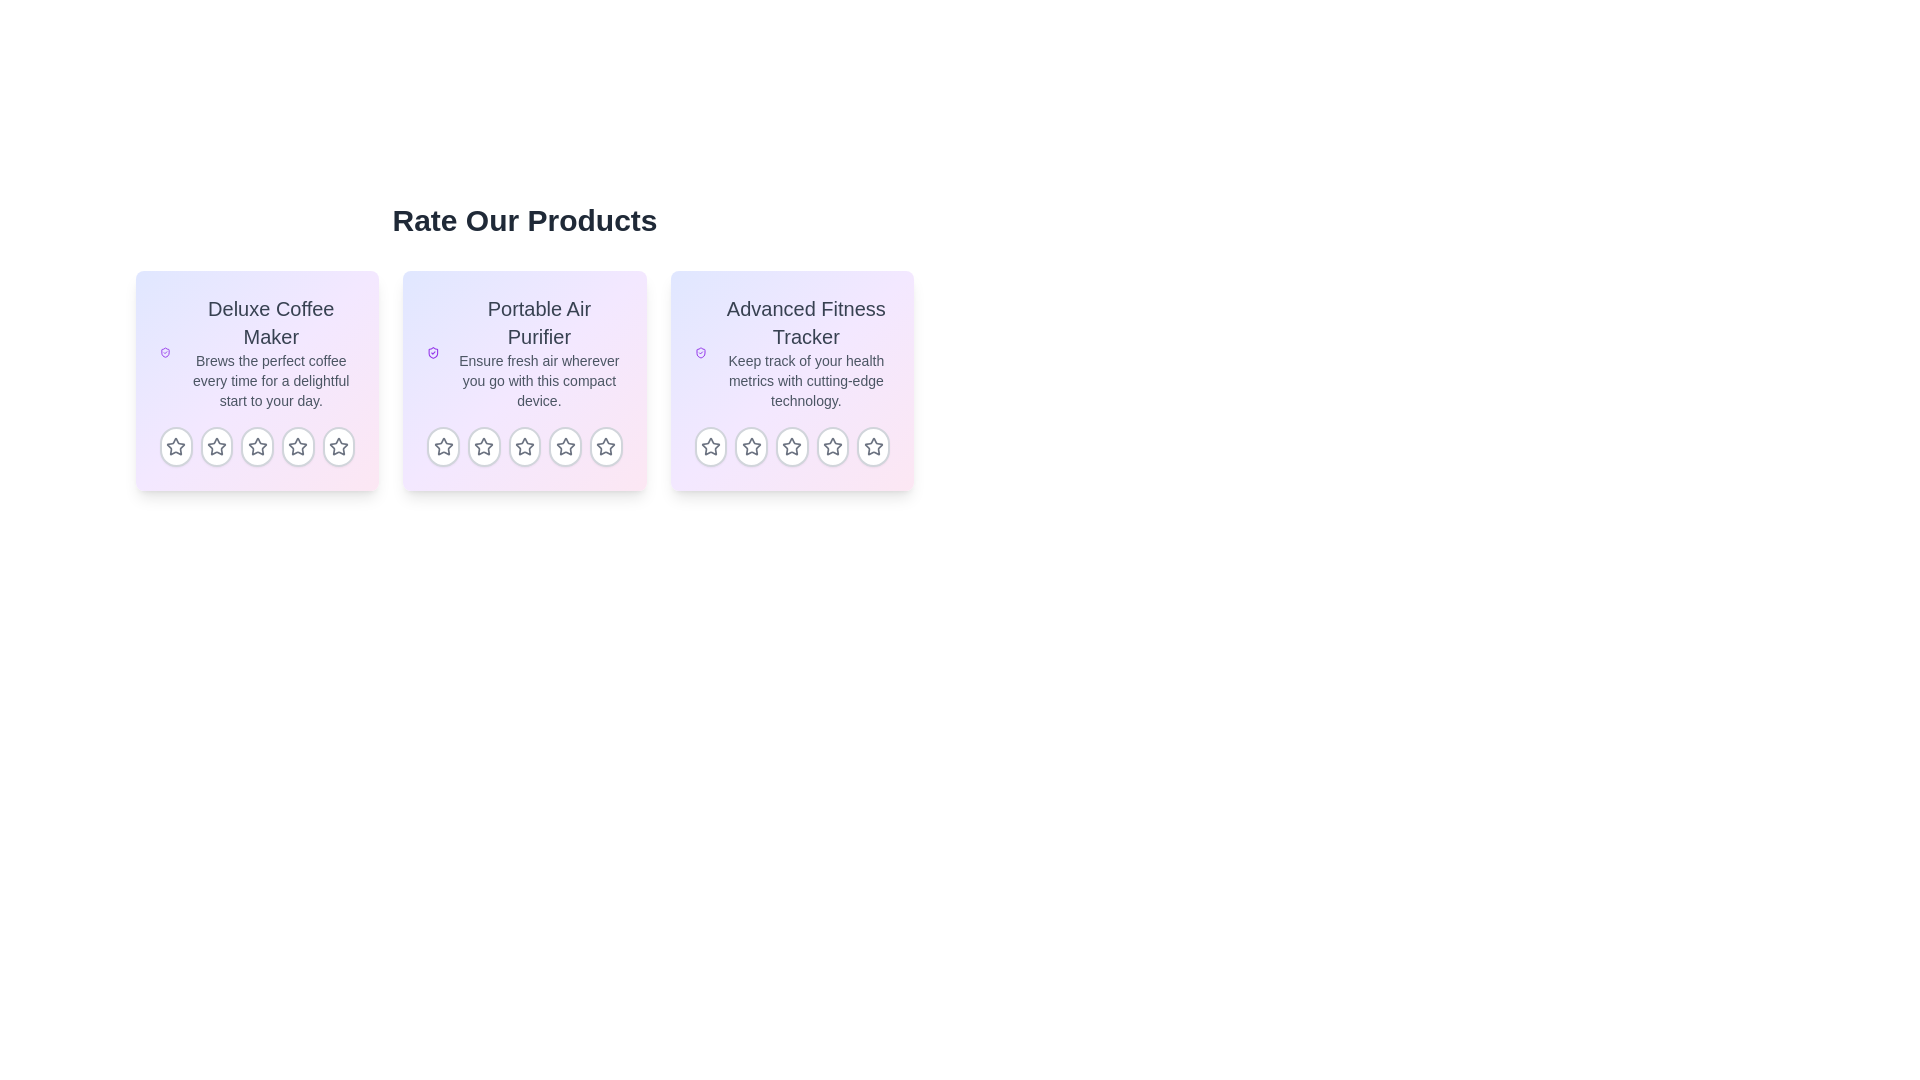  Describe the element at coordinates (873, 445) in the screenshot. I see `the fifth star-shaped rating icon located below the description for 'Advanced Fitness Tracker'` at that location.